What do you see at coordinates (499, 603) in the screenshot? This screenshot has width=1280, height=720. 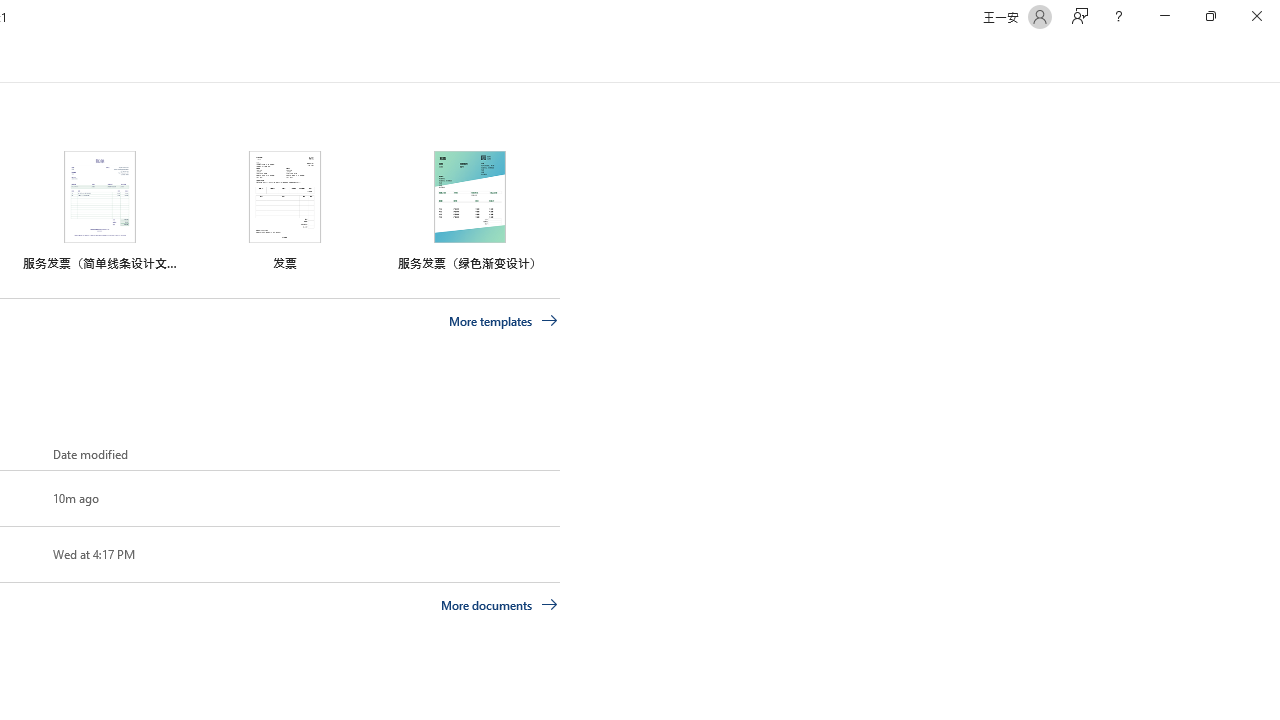 I see `'More documents'` at bounding box center [499, 603].